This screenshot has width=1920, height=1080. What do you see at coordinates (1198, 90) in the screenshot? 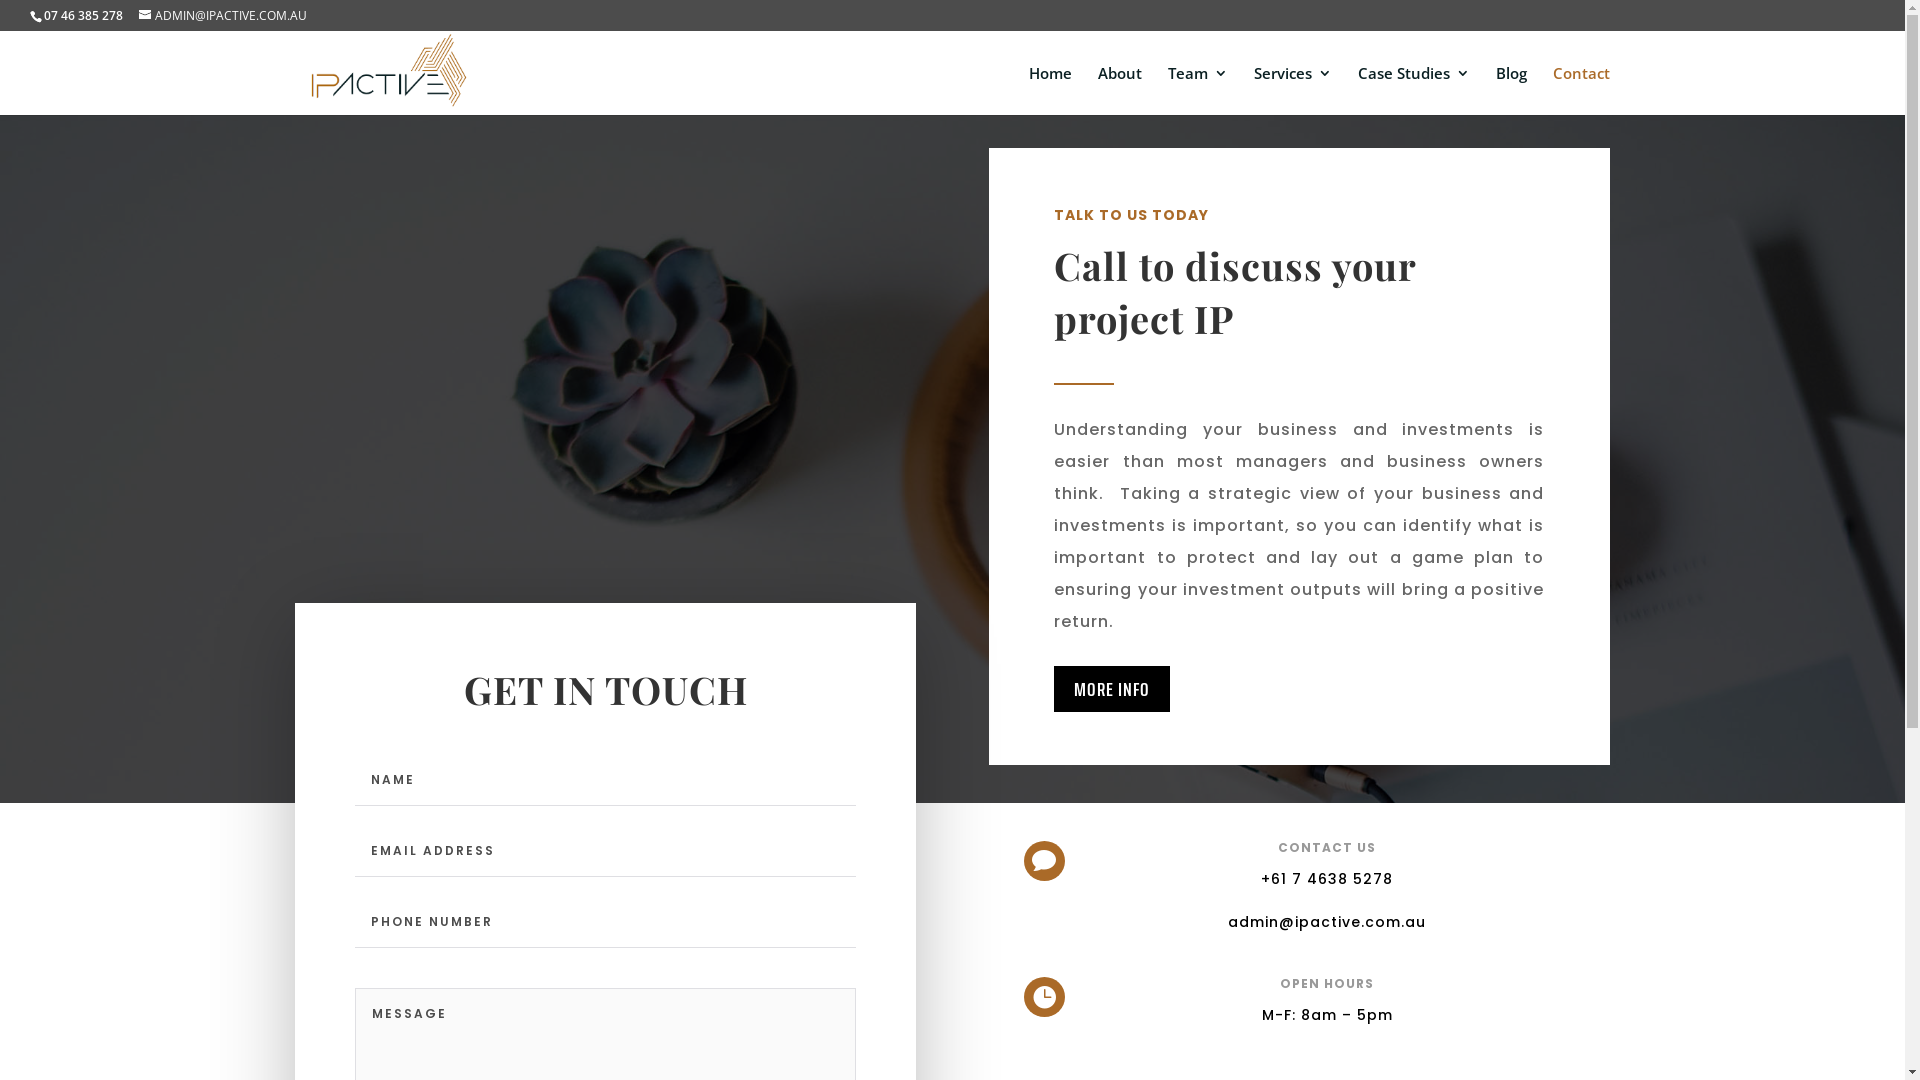
I see `'Team'` at bounding box center [1198, 90].